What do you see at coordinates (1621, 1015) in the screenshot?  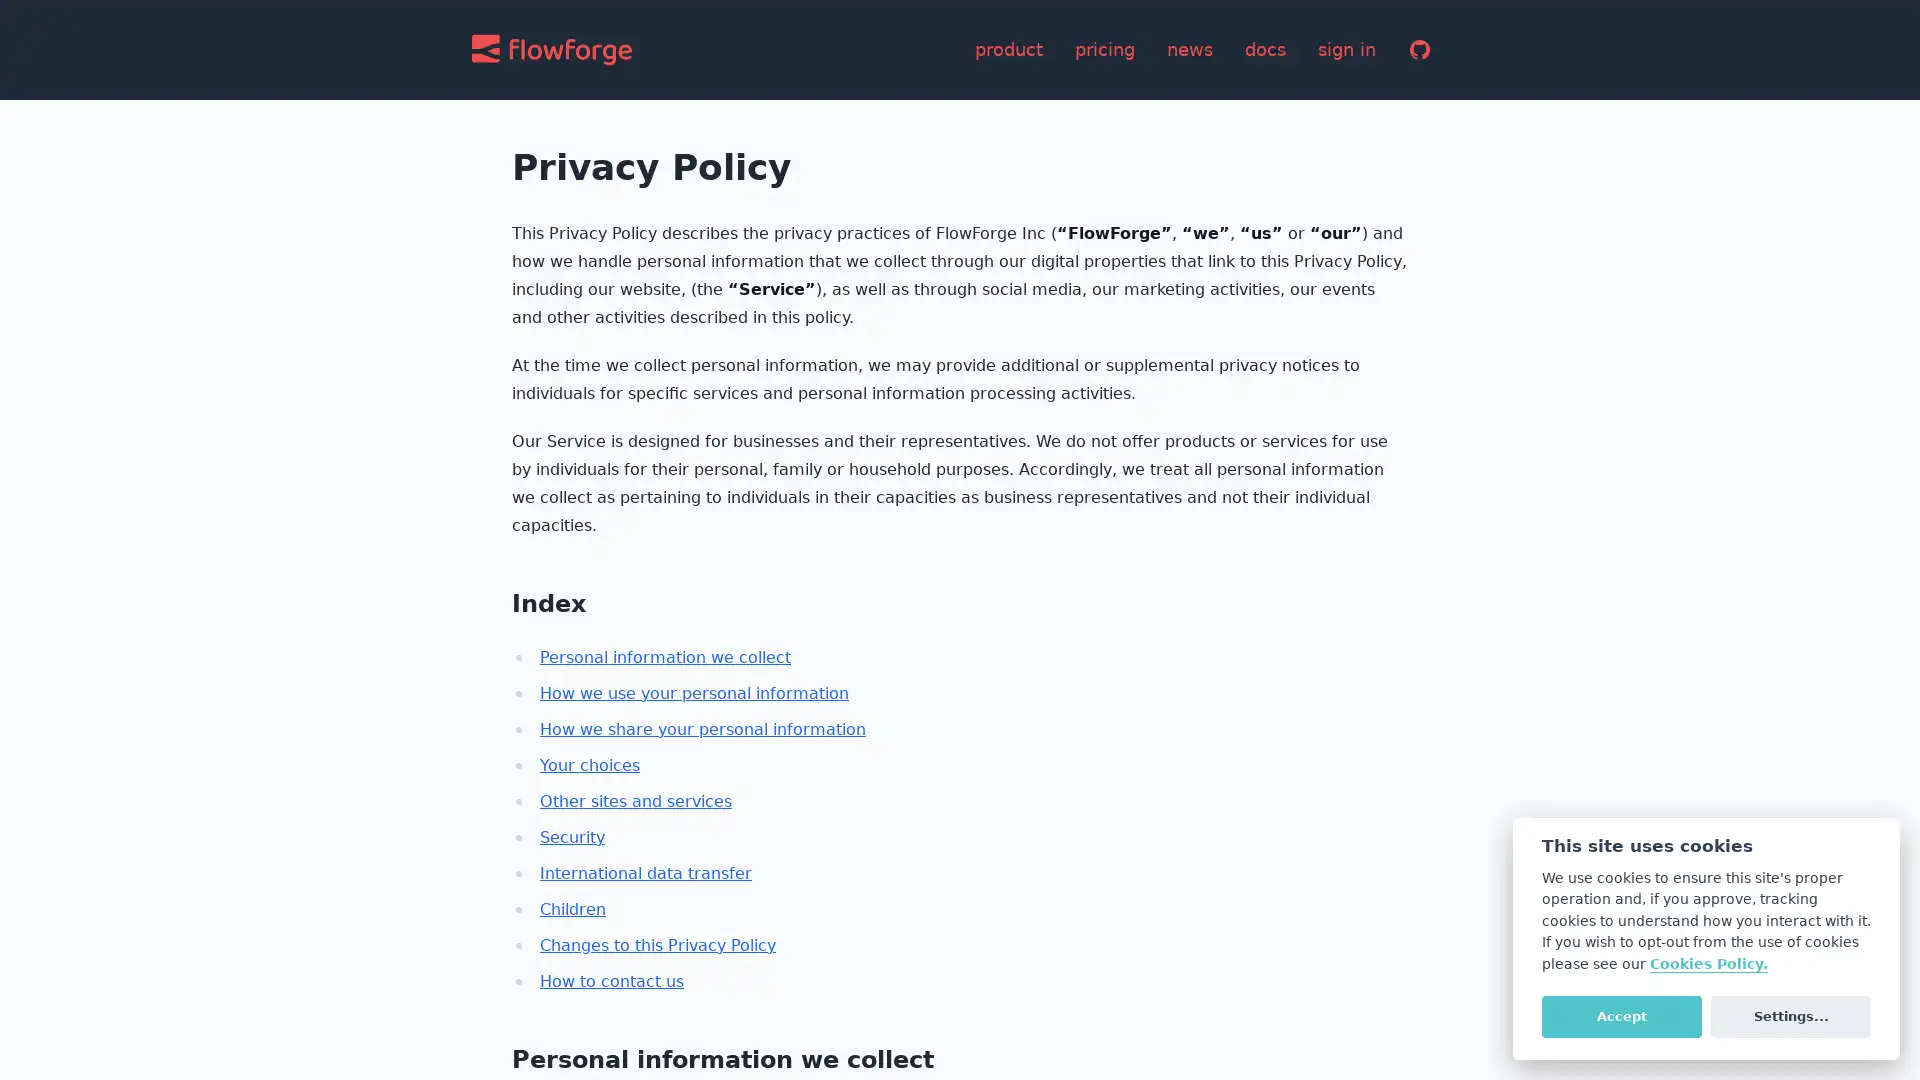 I see `Accept` at bounding box center [1621, 1015].